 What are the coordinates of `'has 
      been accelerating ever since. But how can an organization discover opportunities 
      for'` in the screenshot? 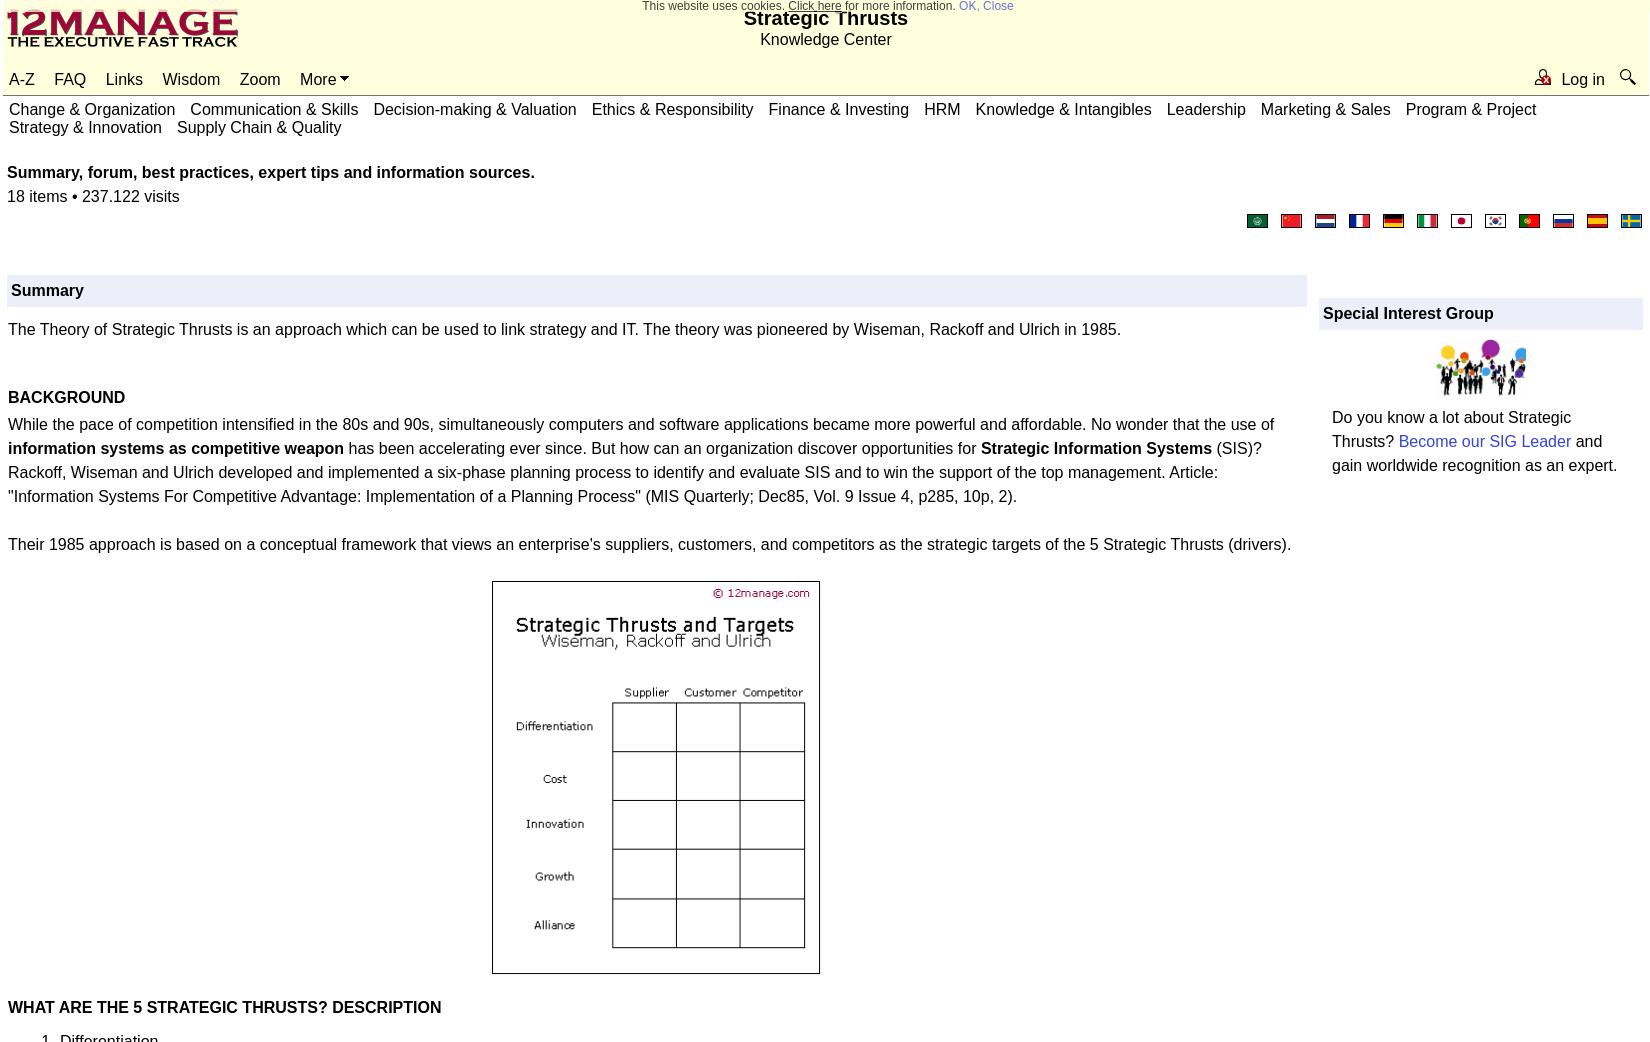 It's located at (660, 448).